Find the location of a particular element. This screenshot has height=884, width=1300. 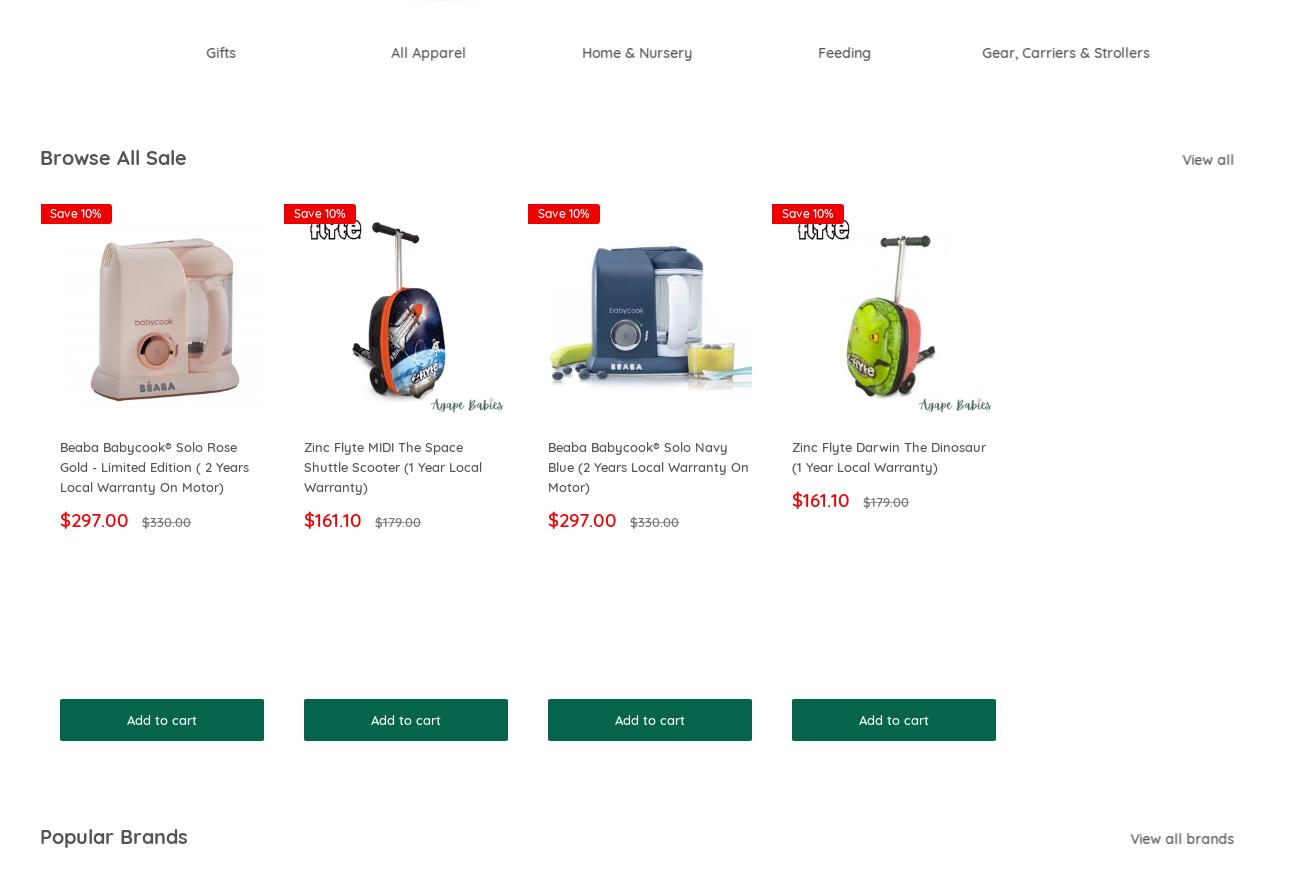

'Zinc Flyte MIDI The Space Shuttle Scooter (1 Year Local Warranty)' is located at coordinates (392, 467).